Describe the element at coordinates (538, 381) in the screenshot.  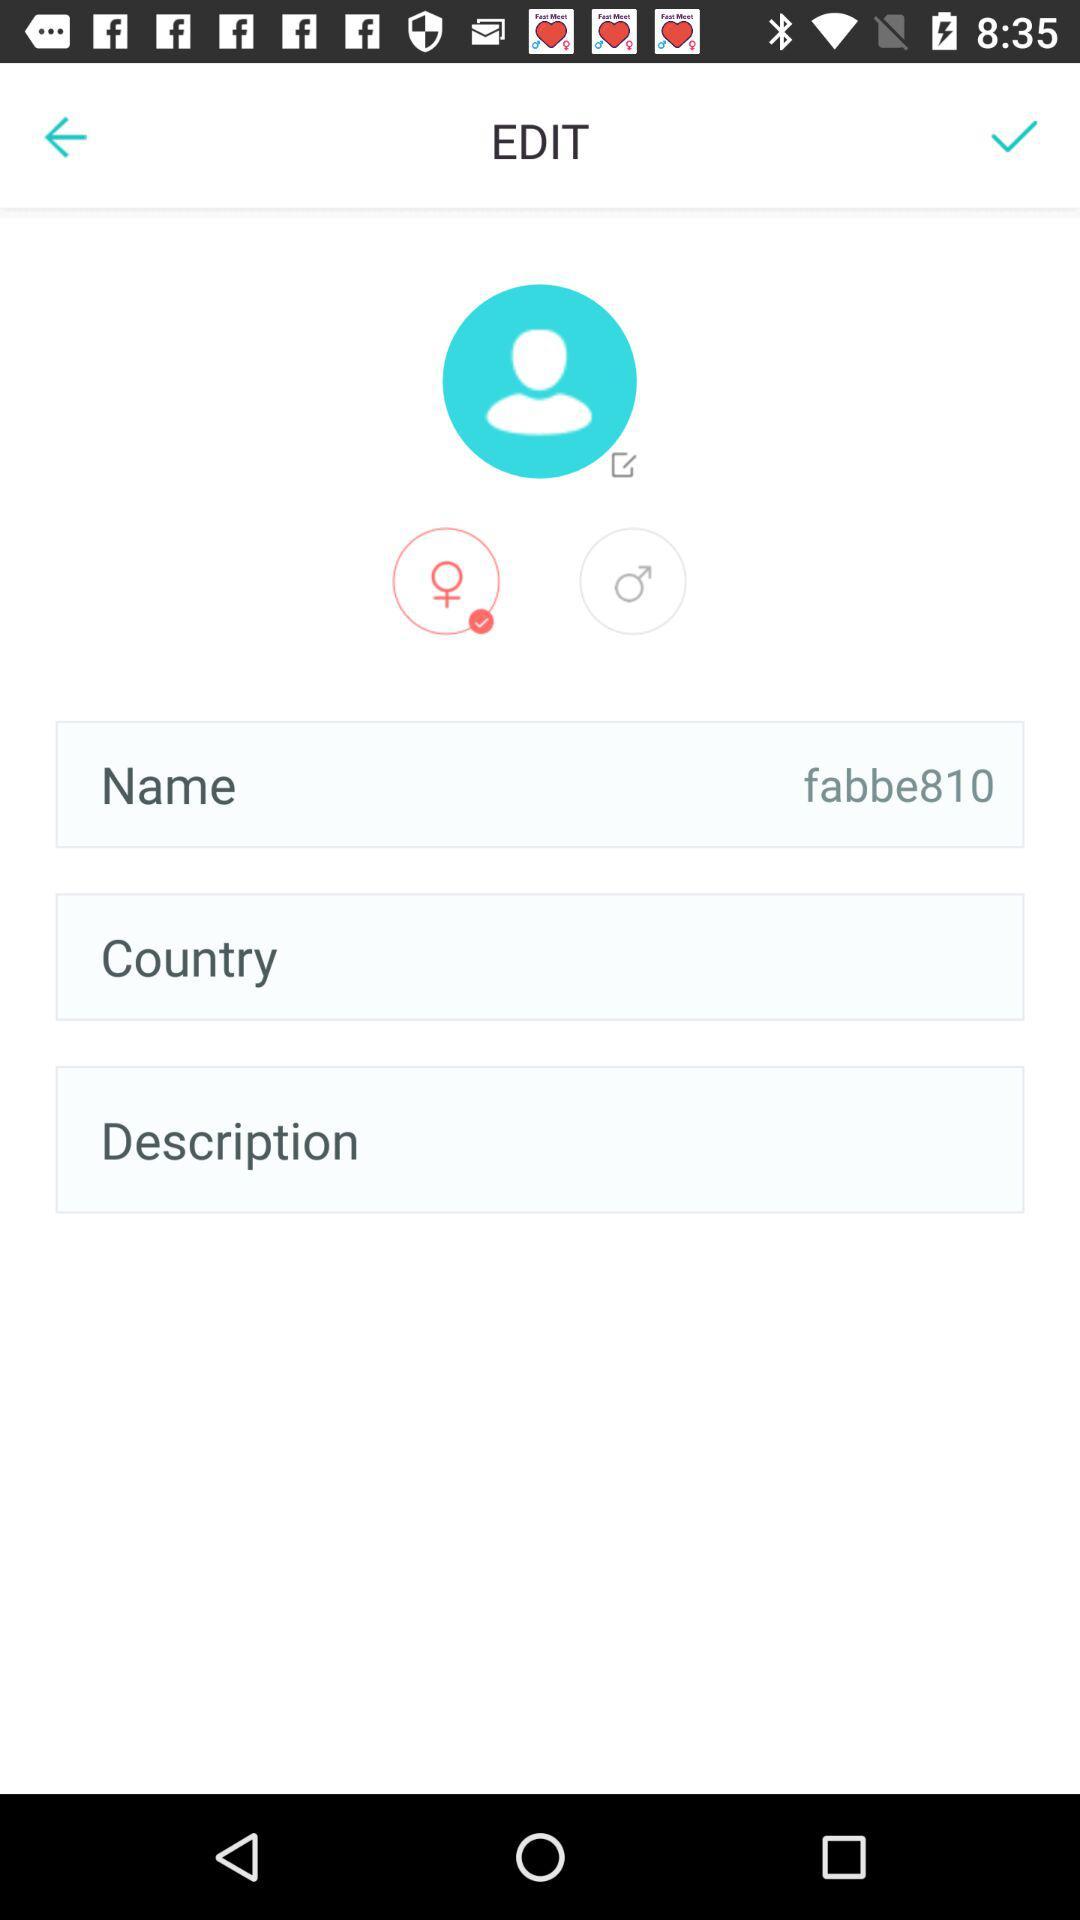
I see `profile picture` at that location.